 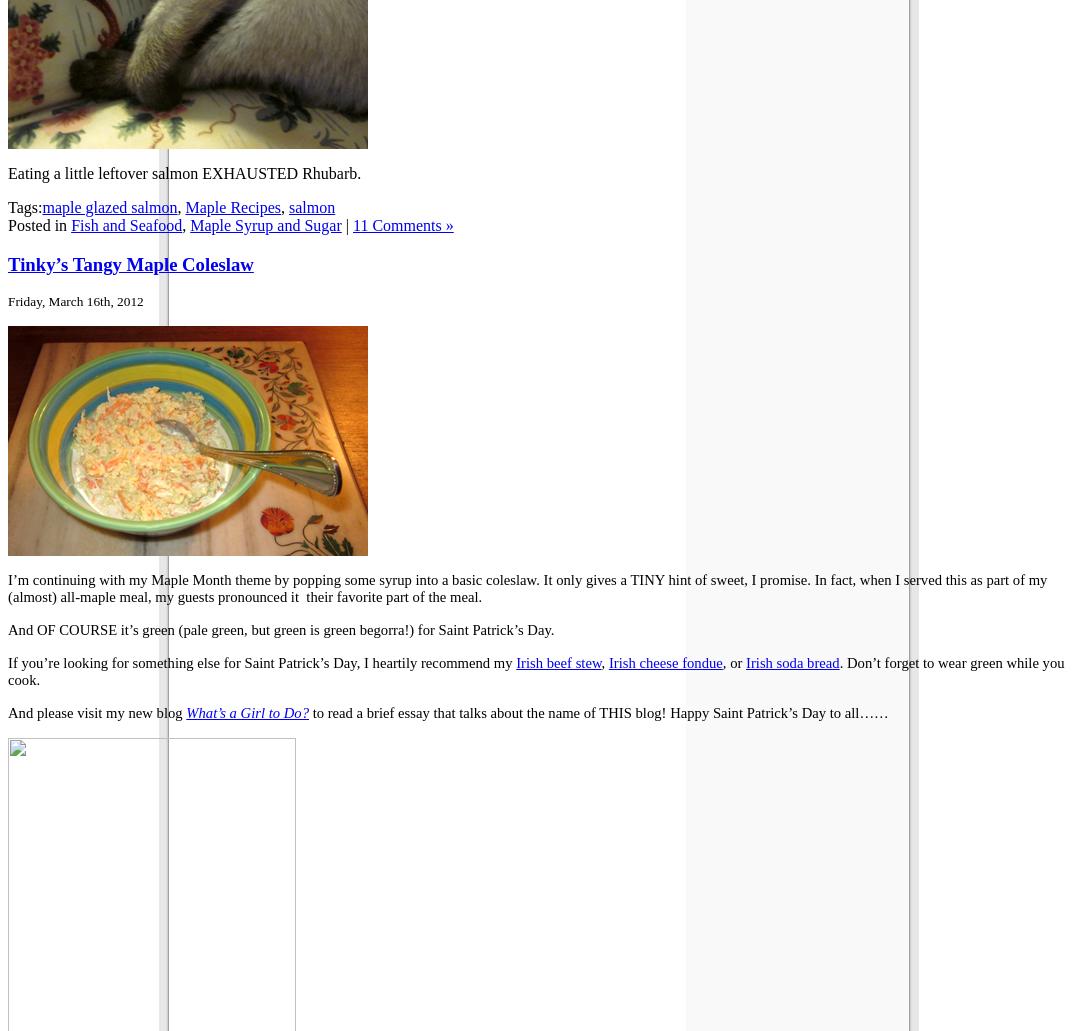 What do you see at coordinates (6, 630) in the screenshot?
I see `'And OF COURSE it’s green (pale green, but green is green begorra!) for Saint Patrick’s Day.'` at bounding box center [6, 630].